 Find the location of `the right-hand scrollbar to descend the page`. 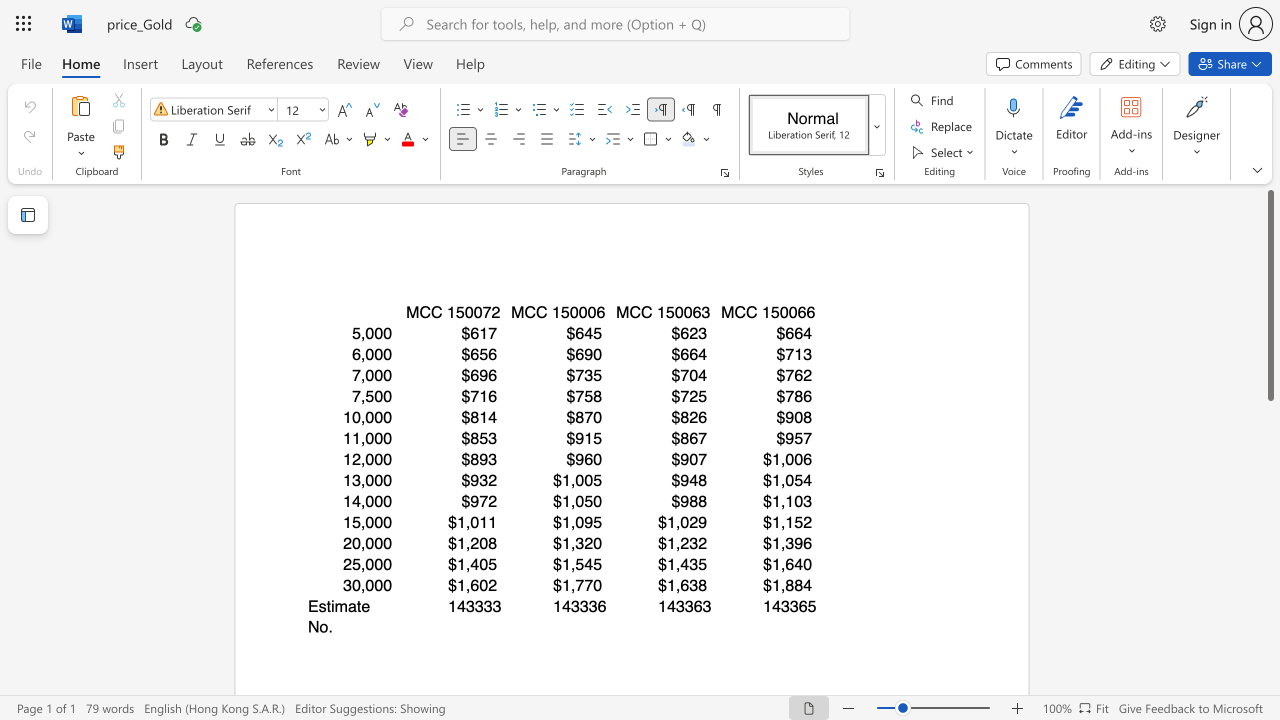

the right-hand scrollbar to descend the page is located at coordinates (1269, 418).